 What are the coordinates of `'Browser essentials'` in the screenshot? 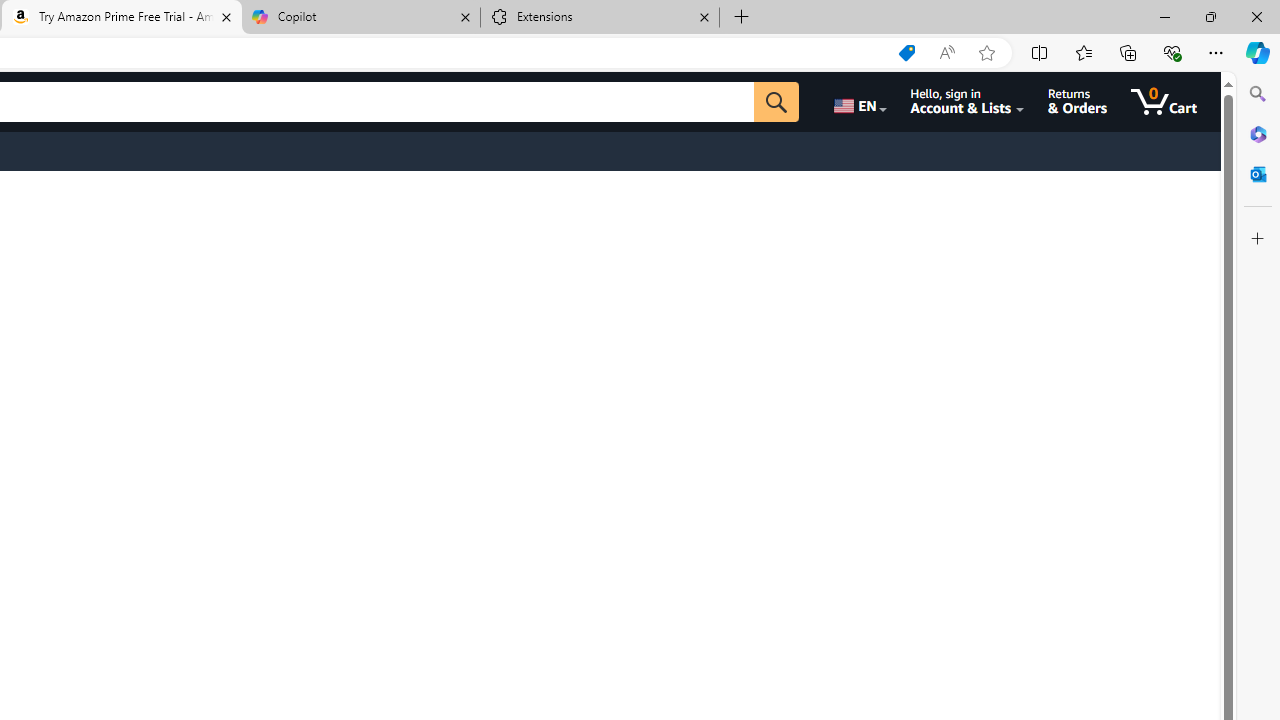 It's located at (1171, 51).